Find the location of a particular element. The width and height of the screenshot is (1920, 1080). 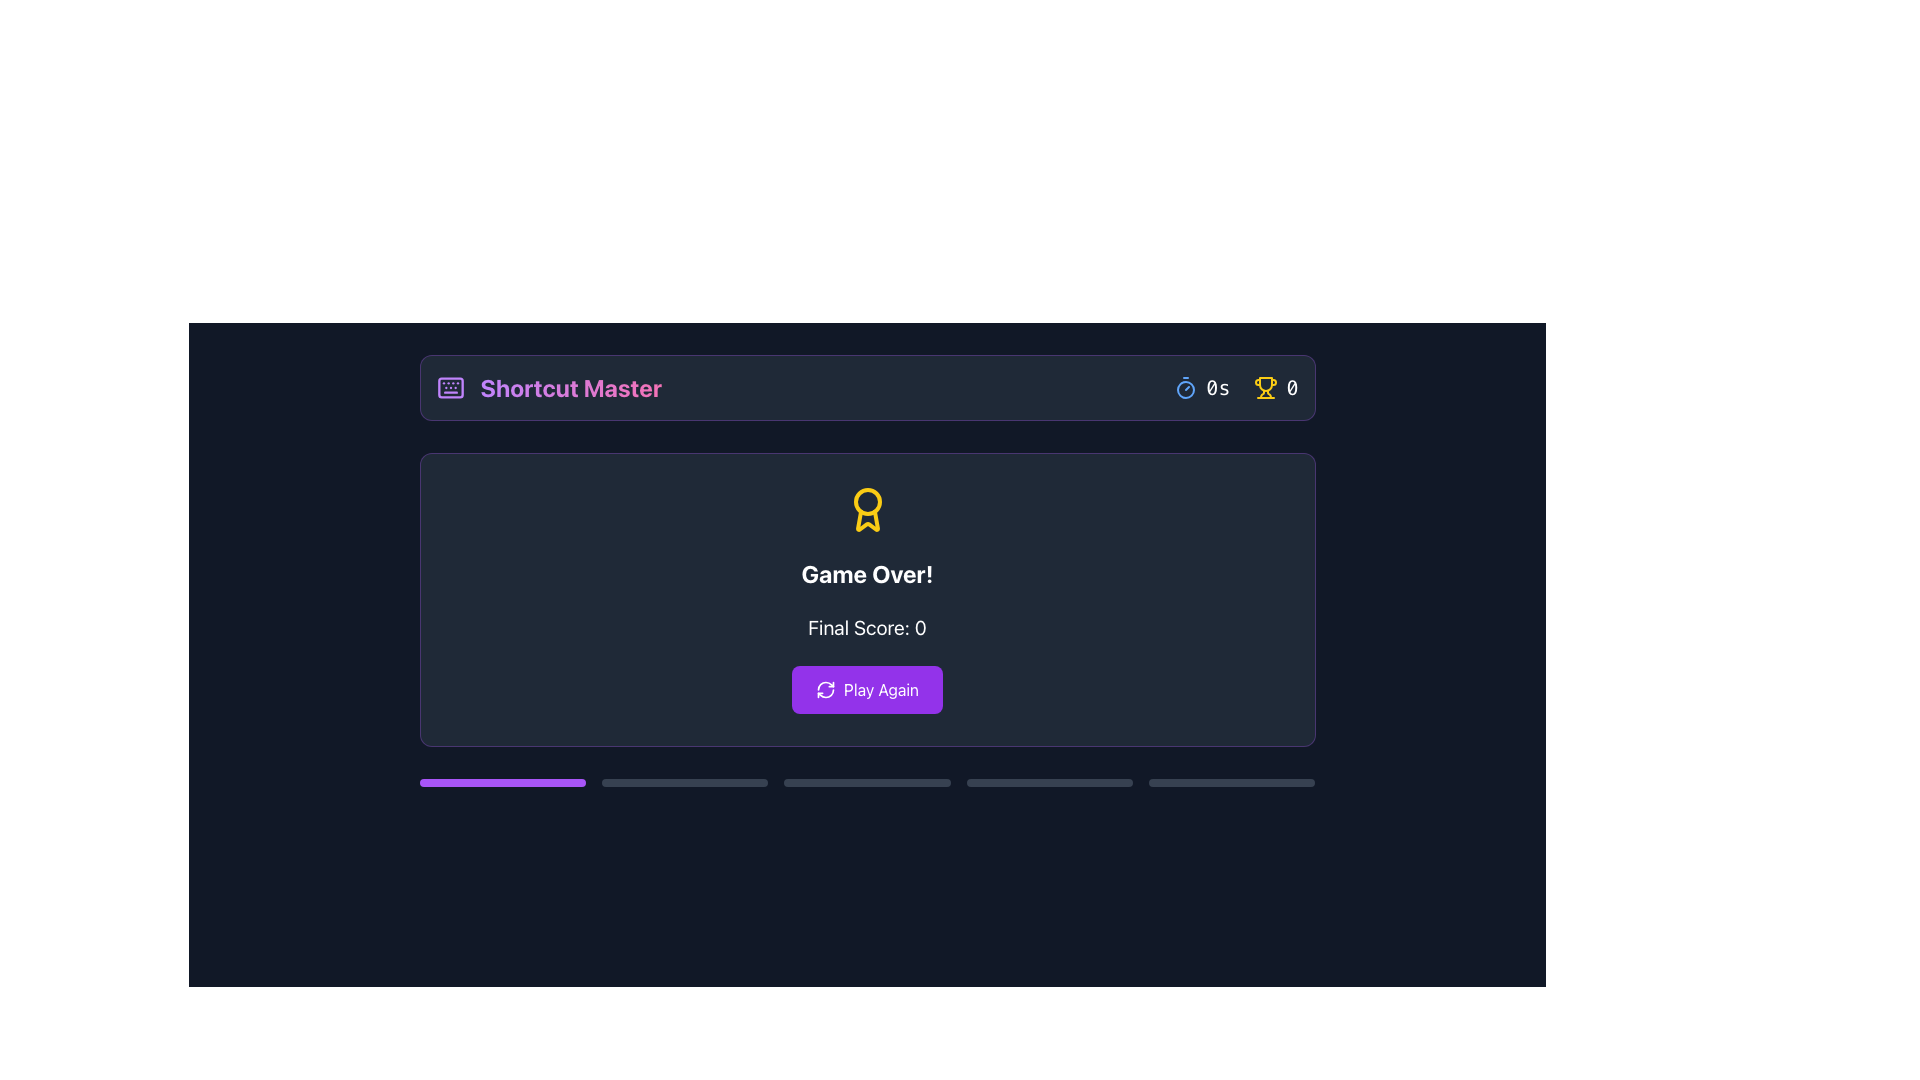

the yellow ribbon segment of the award icon, which is located below the circular medal at the bottom center of the award symbol is located at coordinates (867, 519).